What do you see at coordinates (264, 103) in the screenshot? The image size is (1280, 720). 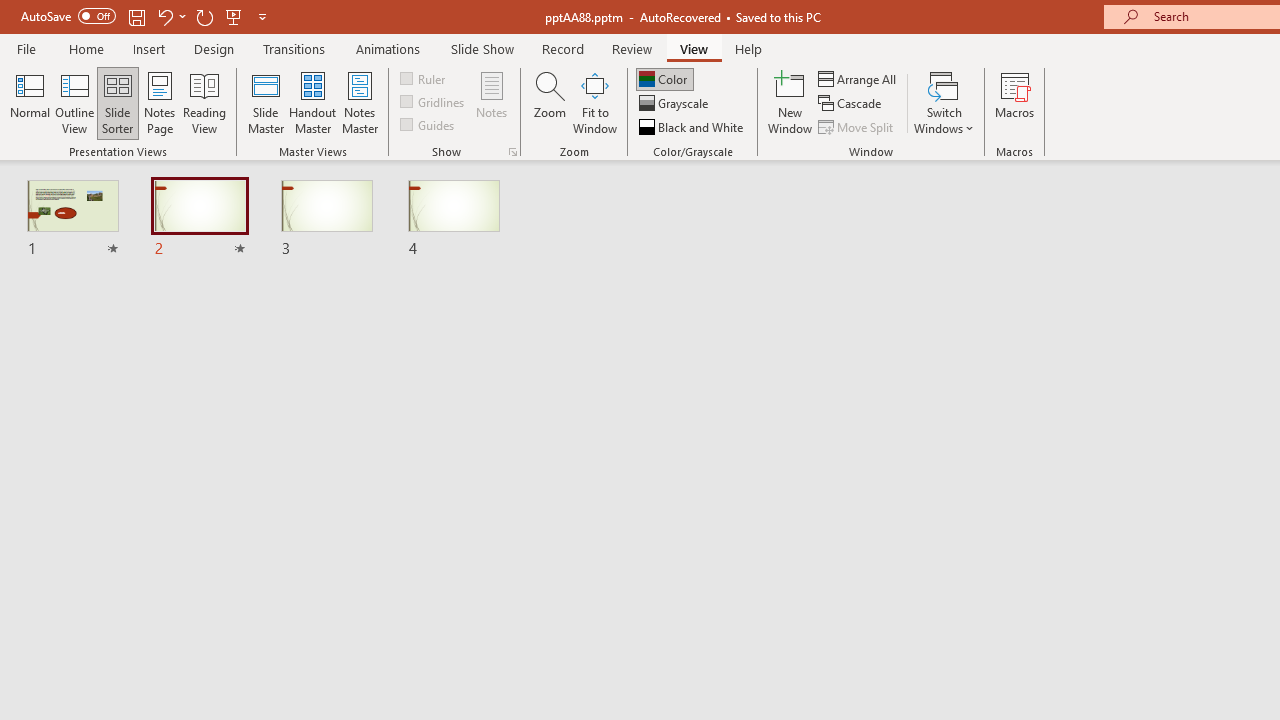 I see `'Slide Master'` at bounding box center [264, 103].